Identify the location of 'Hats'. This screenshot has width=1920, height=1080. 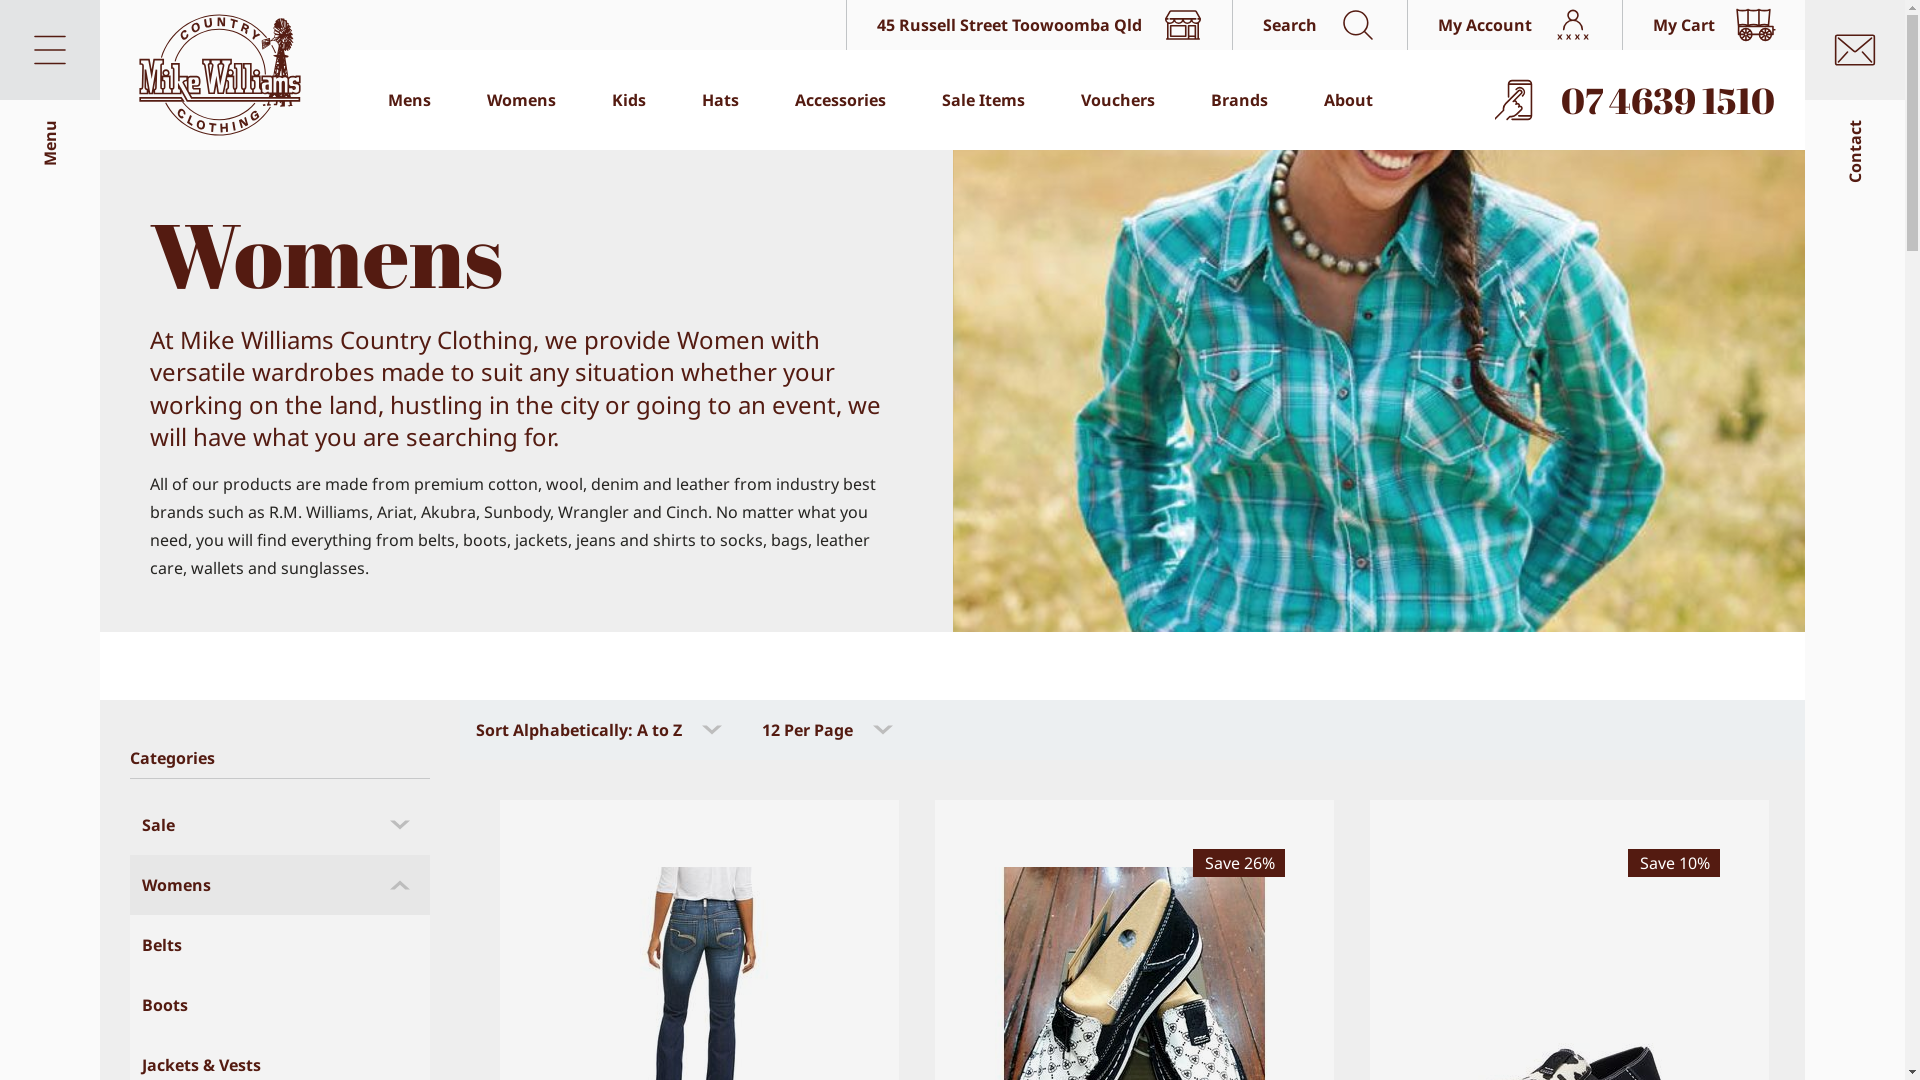
(720, 100).